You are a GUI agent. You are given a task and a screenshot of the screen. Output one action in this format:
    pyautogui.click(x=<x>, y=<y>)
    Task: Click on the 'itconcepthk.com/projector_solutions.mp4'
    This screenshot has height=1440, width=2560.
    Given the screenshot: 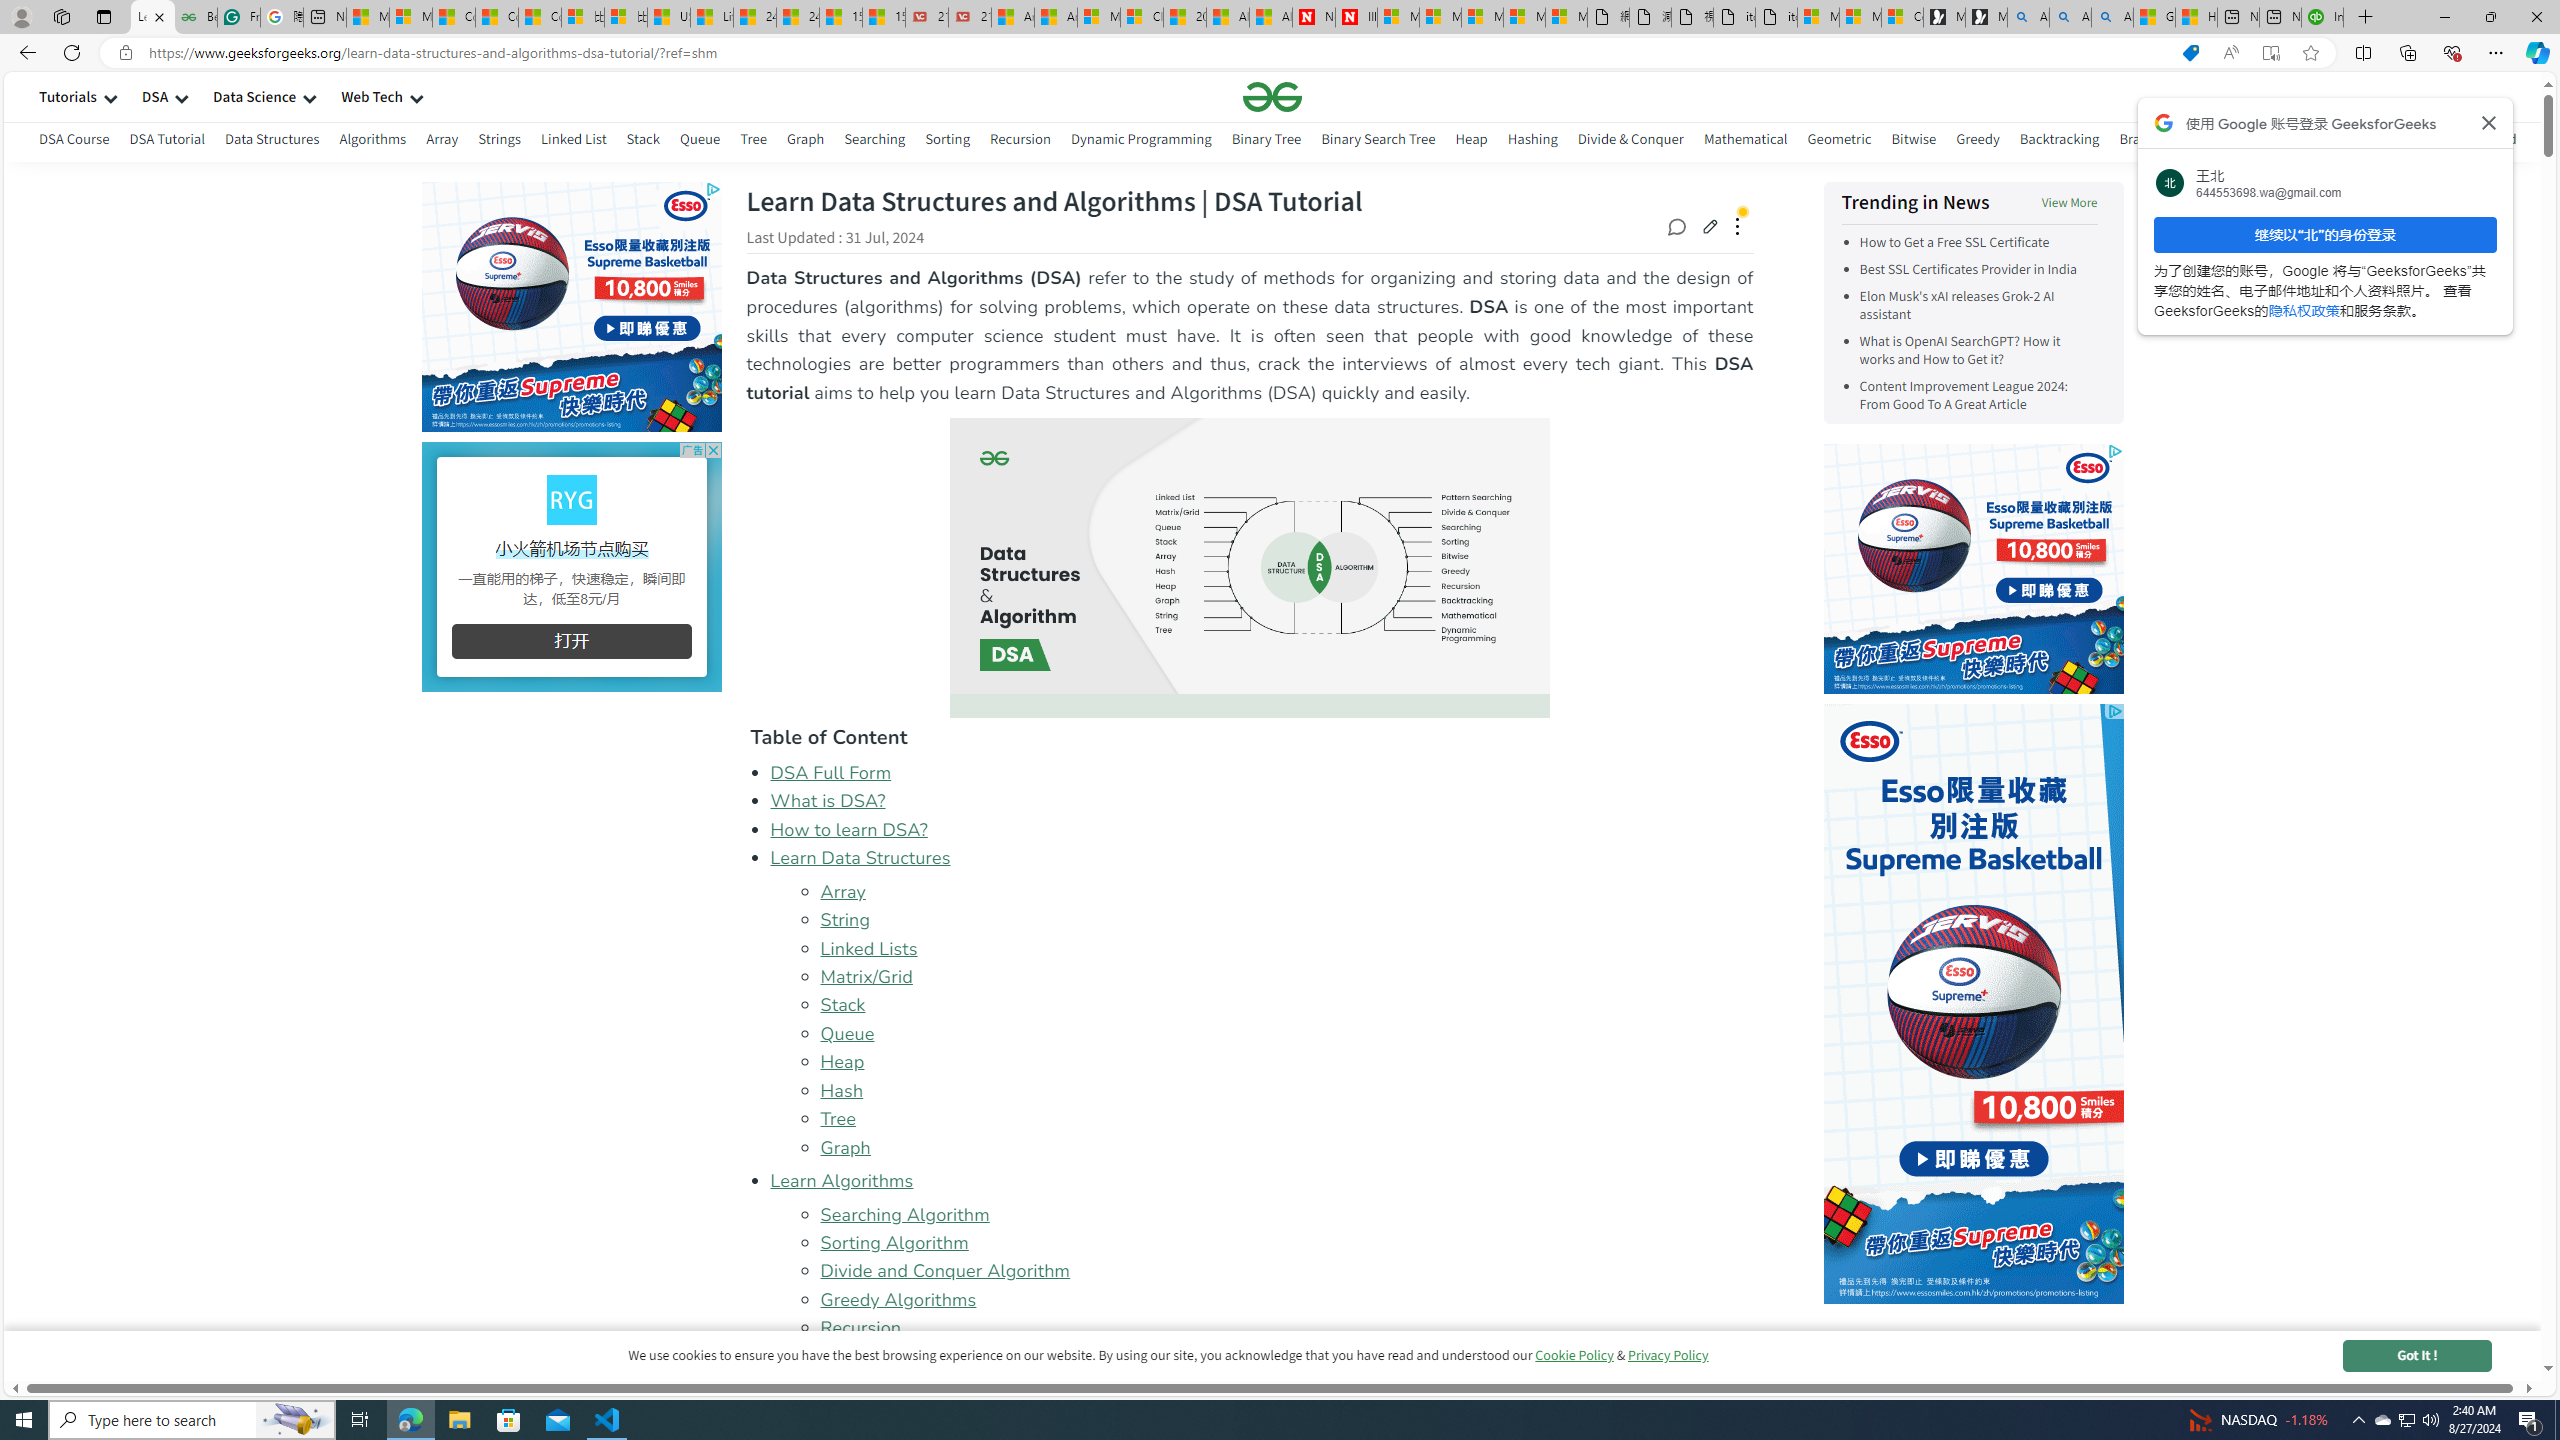 What is the action you would take?
    pyautogui.click(x=1774, y=16)
    